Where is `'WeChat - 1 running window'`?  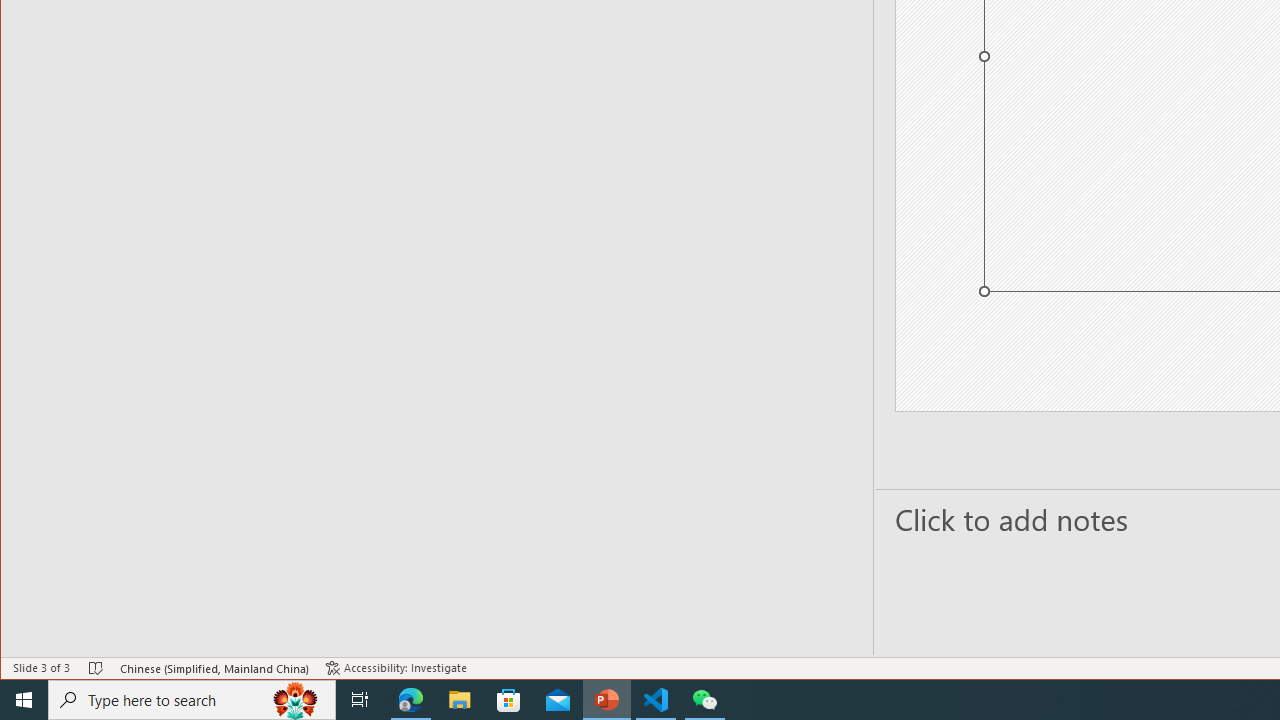
'WeChat - 1 running window' is located at coordinates (705, 698).